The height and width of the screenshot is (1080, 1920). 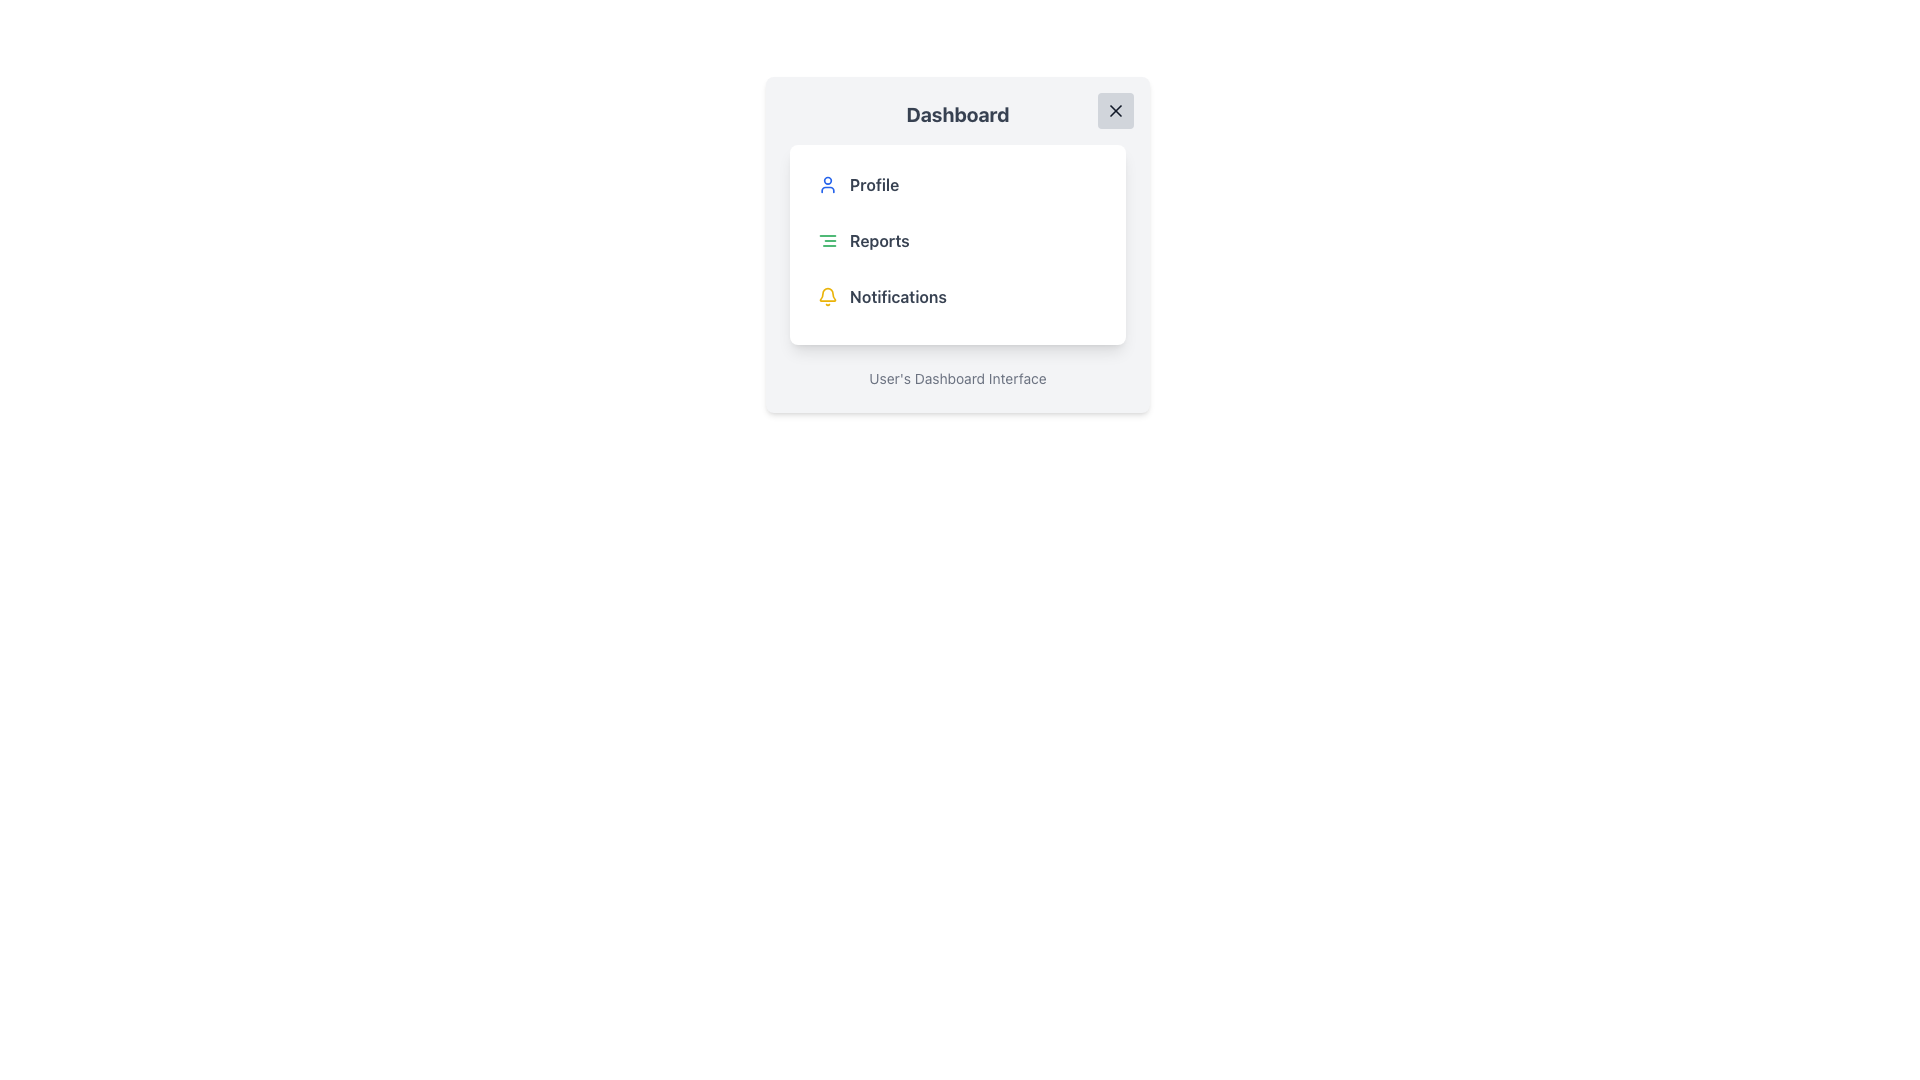 What do you see at coordinates (879, 239) in the screenshot?
I see `the 'Reports' text label element, which is the second item in the vertical menu list within the 'Dashboard' box` at bounding box center [879, 239].